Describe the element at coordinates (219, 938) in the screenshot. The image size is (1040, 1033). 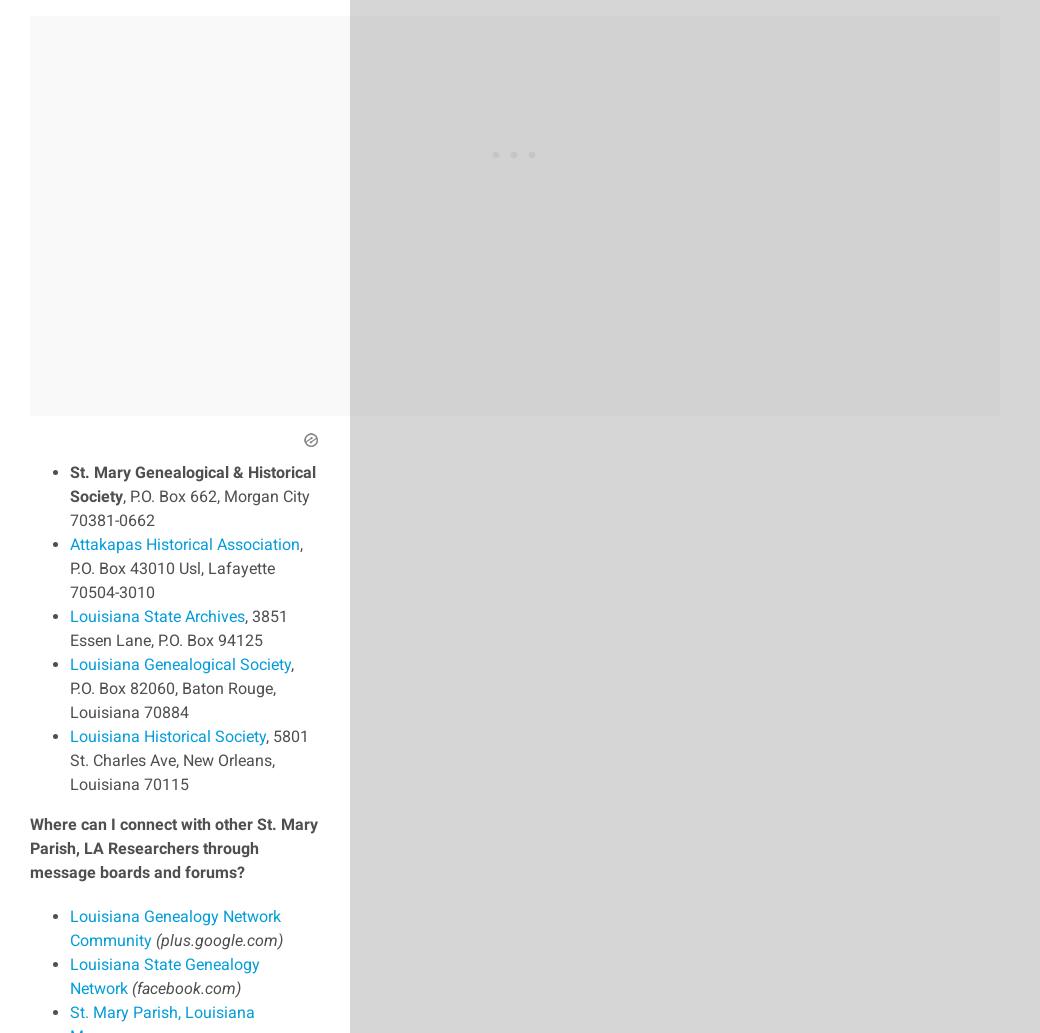
I see `'(plus.google.com)'` at that location.